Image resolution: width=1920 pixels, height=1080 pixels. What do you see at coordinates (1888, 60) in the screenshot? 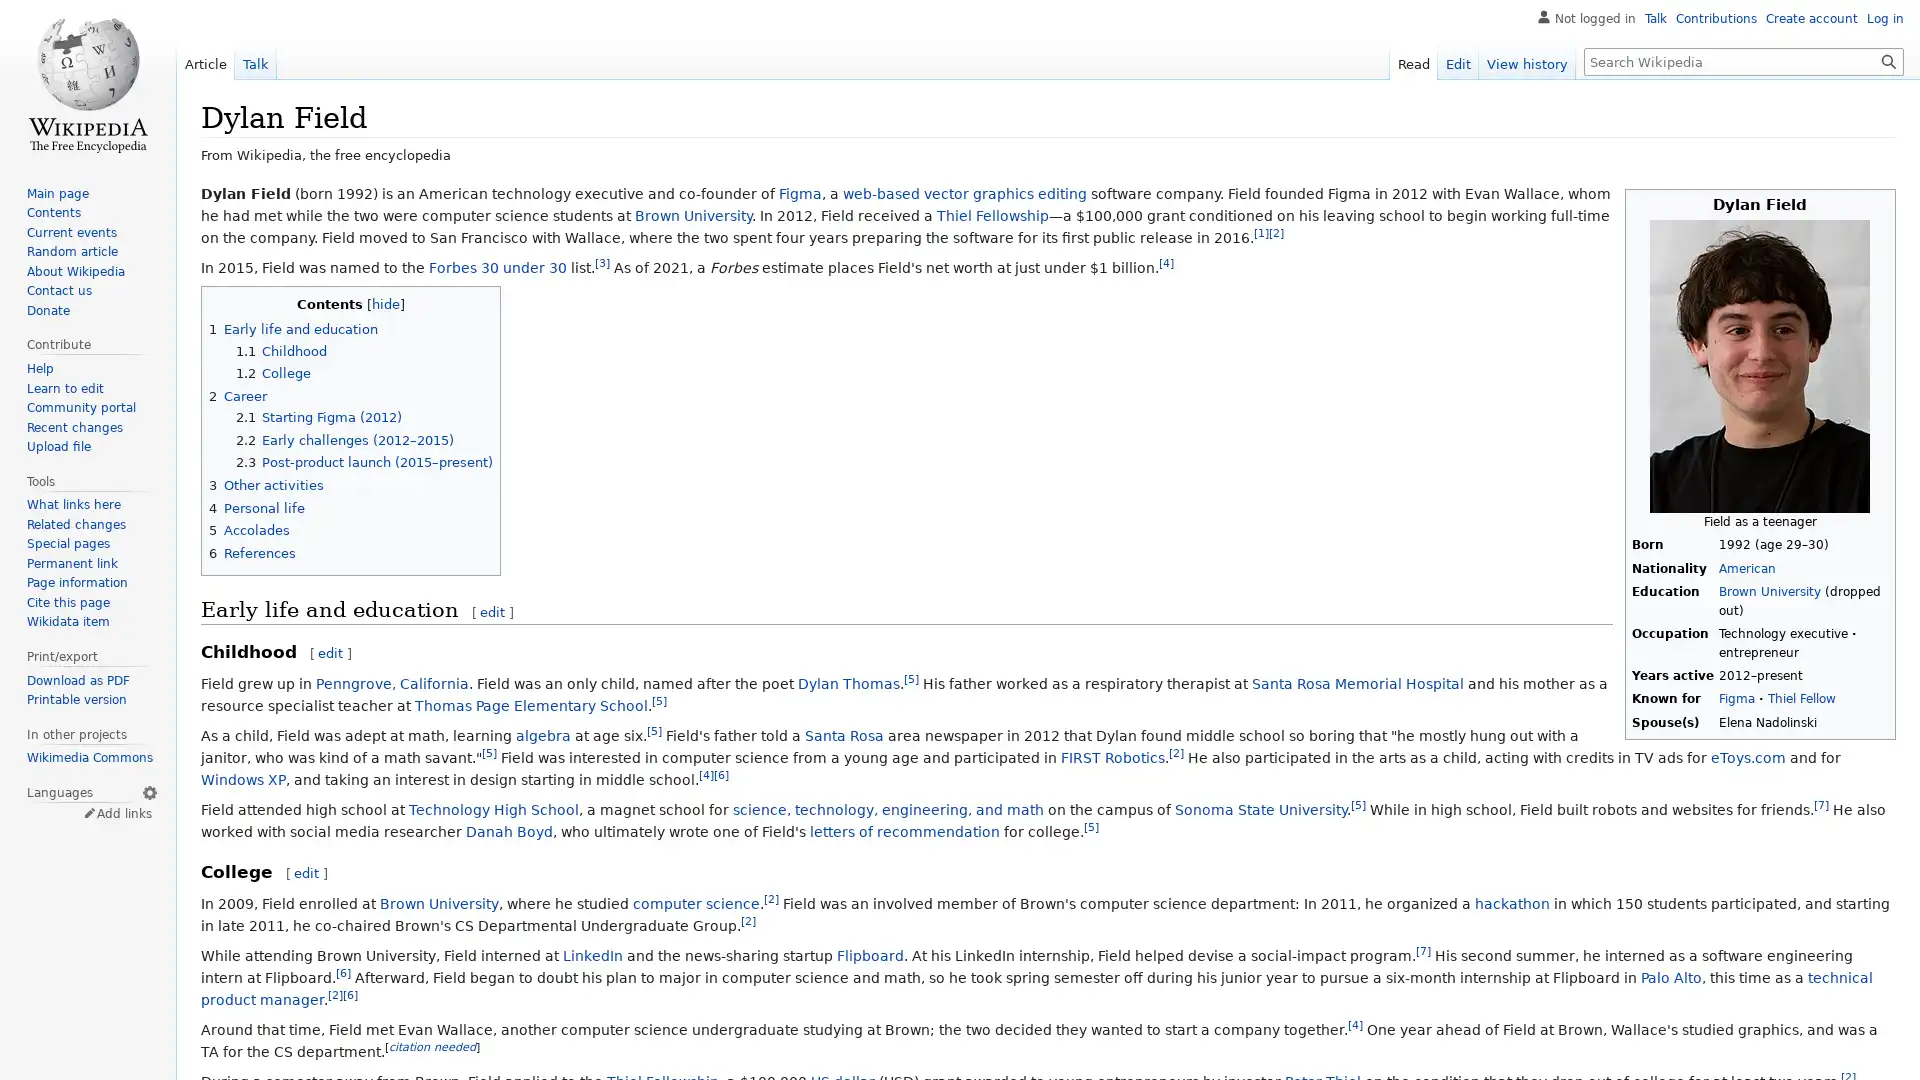
I see `Search` at bounding box center [1888, 60].